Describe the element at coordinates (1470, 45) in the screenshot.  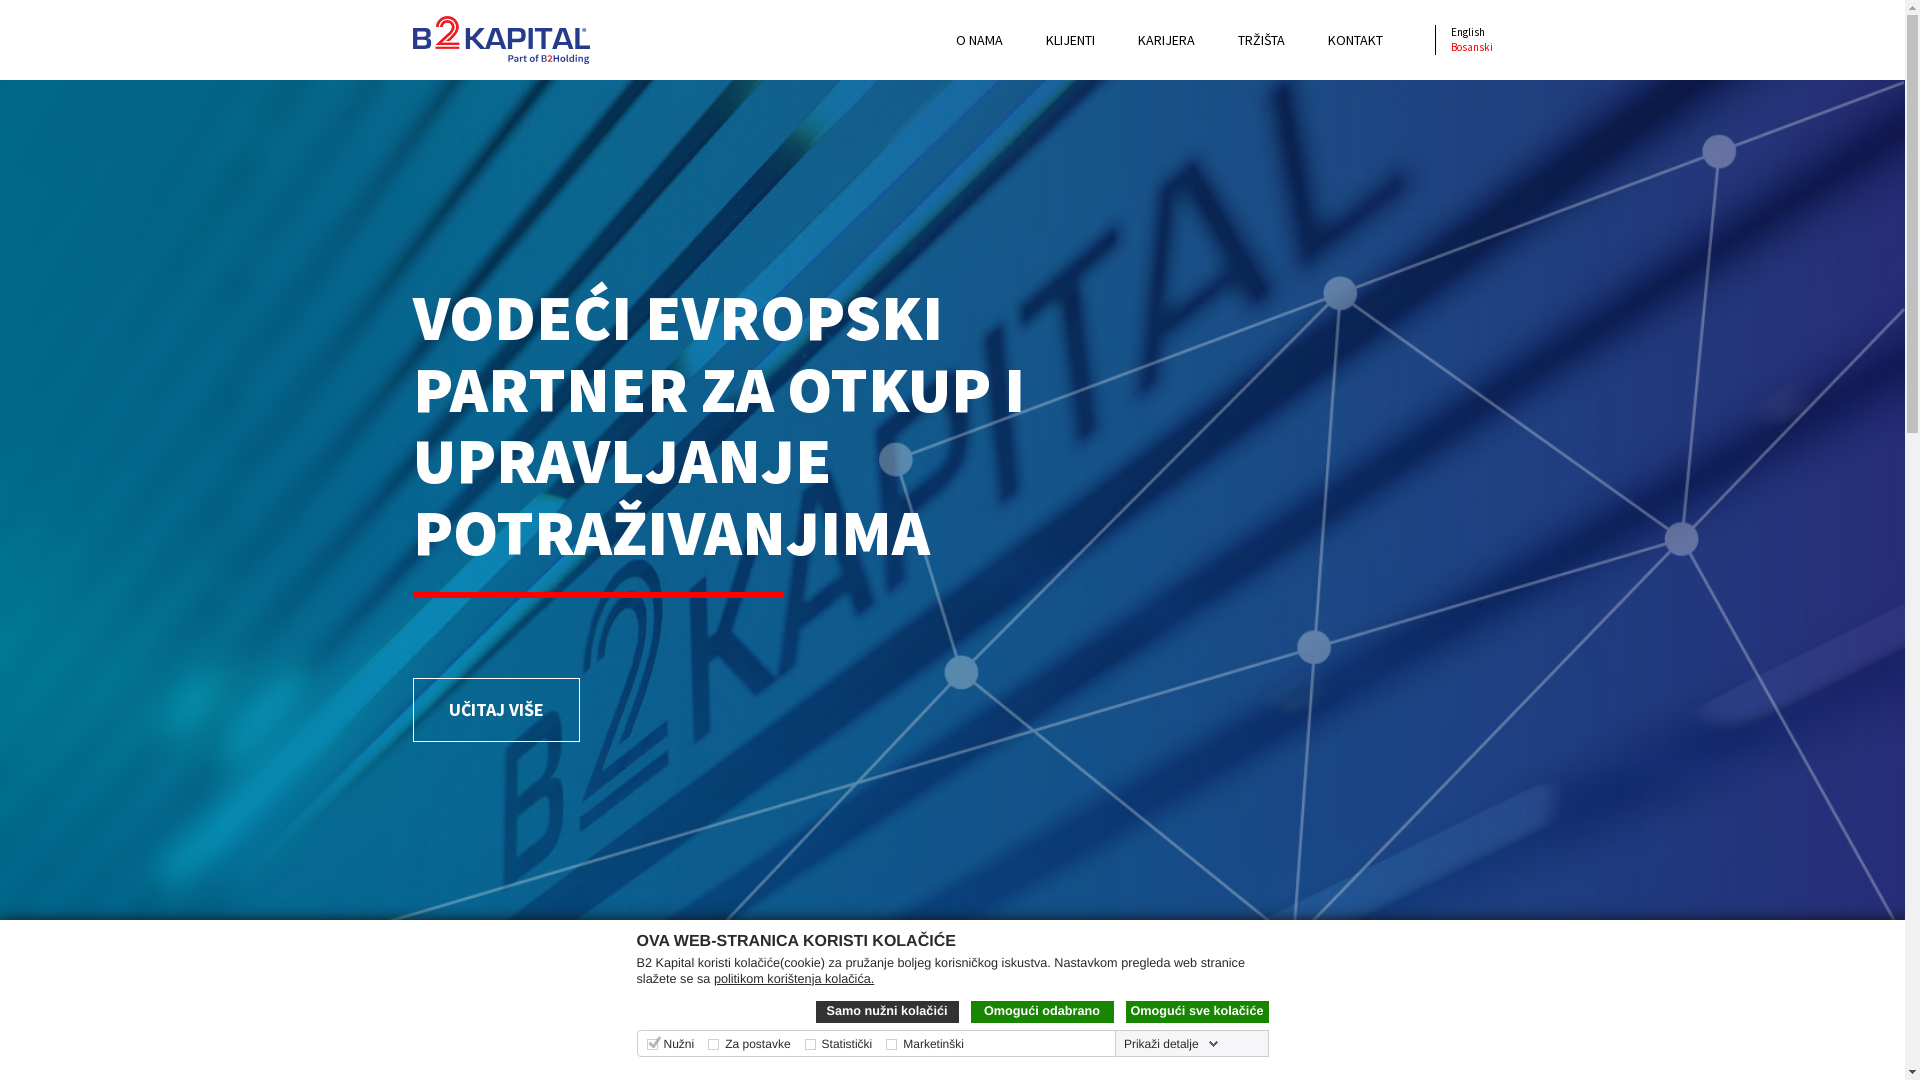
I see `'Bosanski'` at that location.